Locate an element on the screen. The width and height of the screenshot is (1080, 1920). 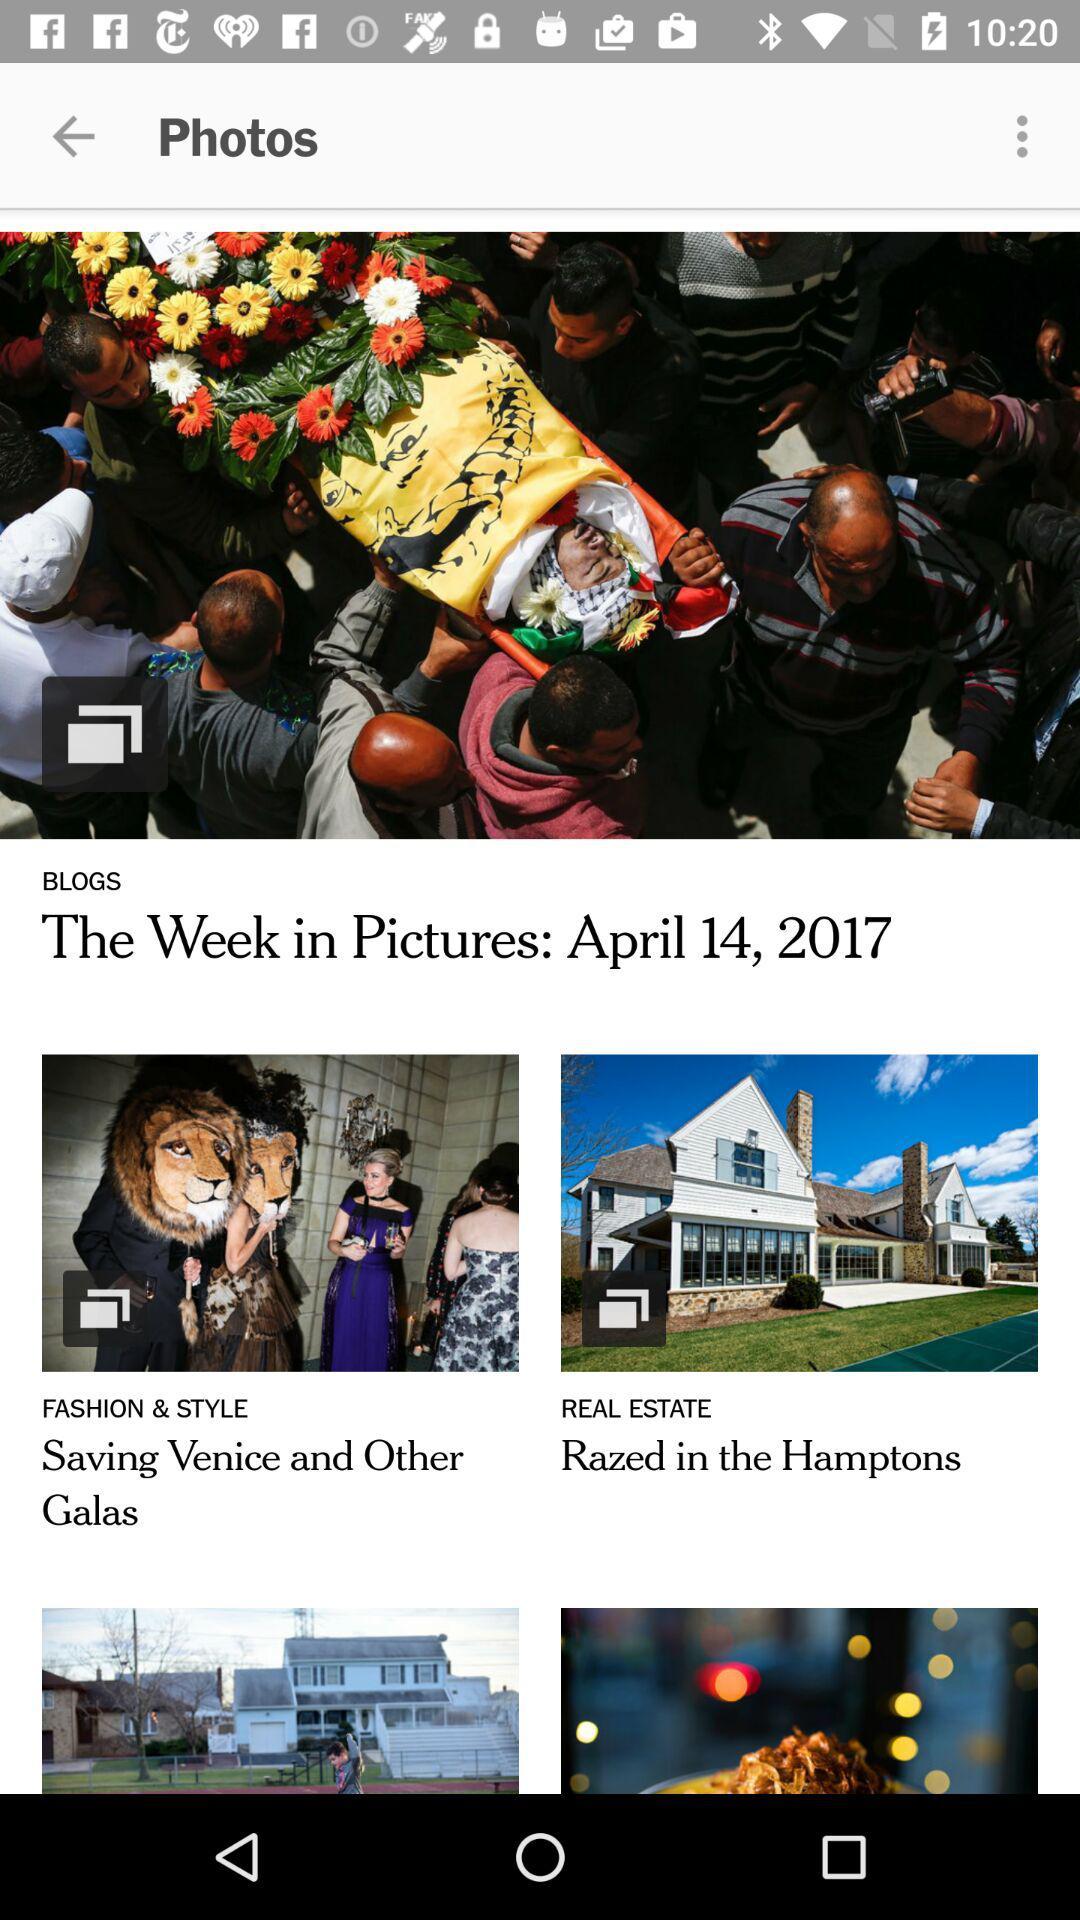
the icon above the text fashion  style is located at coordinates (104, 1309).